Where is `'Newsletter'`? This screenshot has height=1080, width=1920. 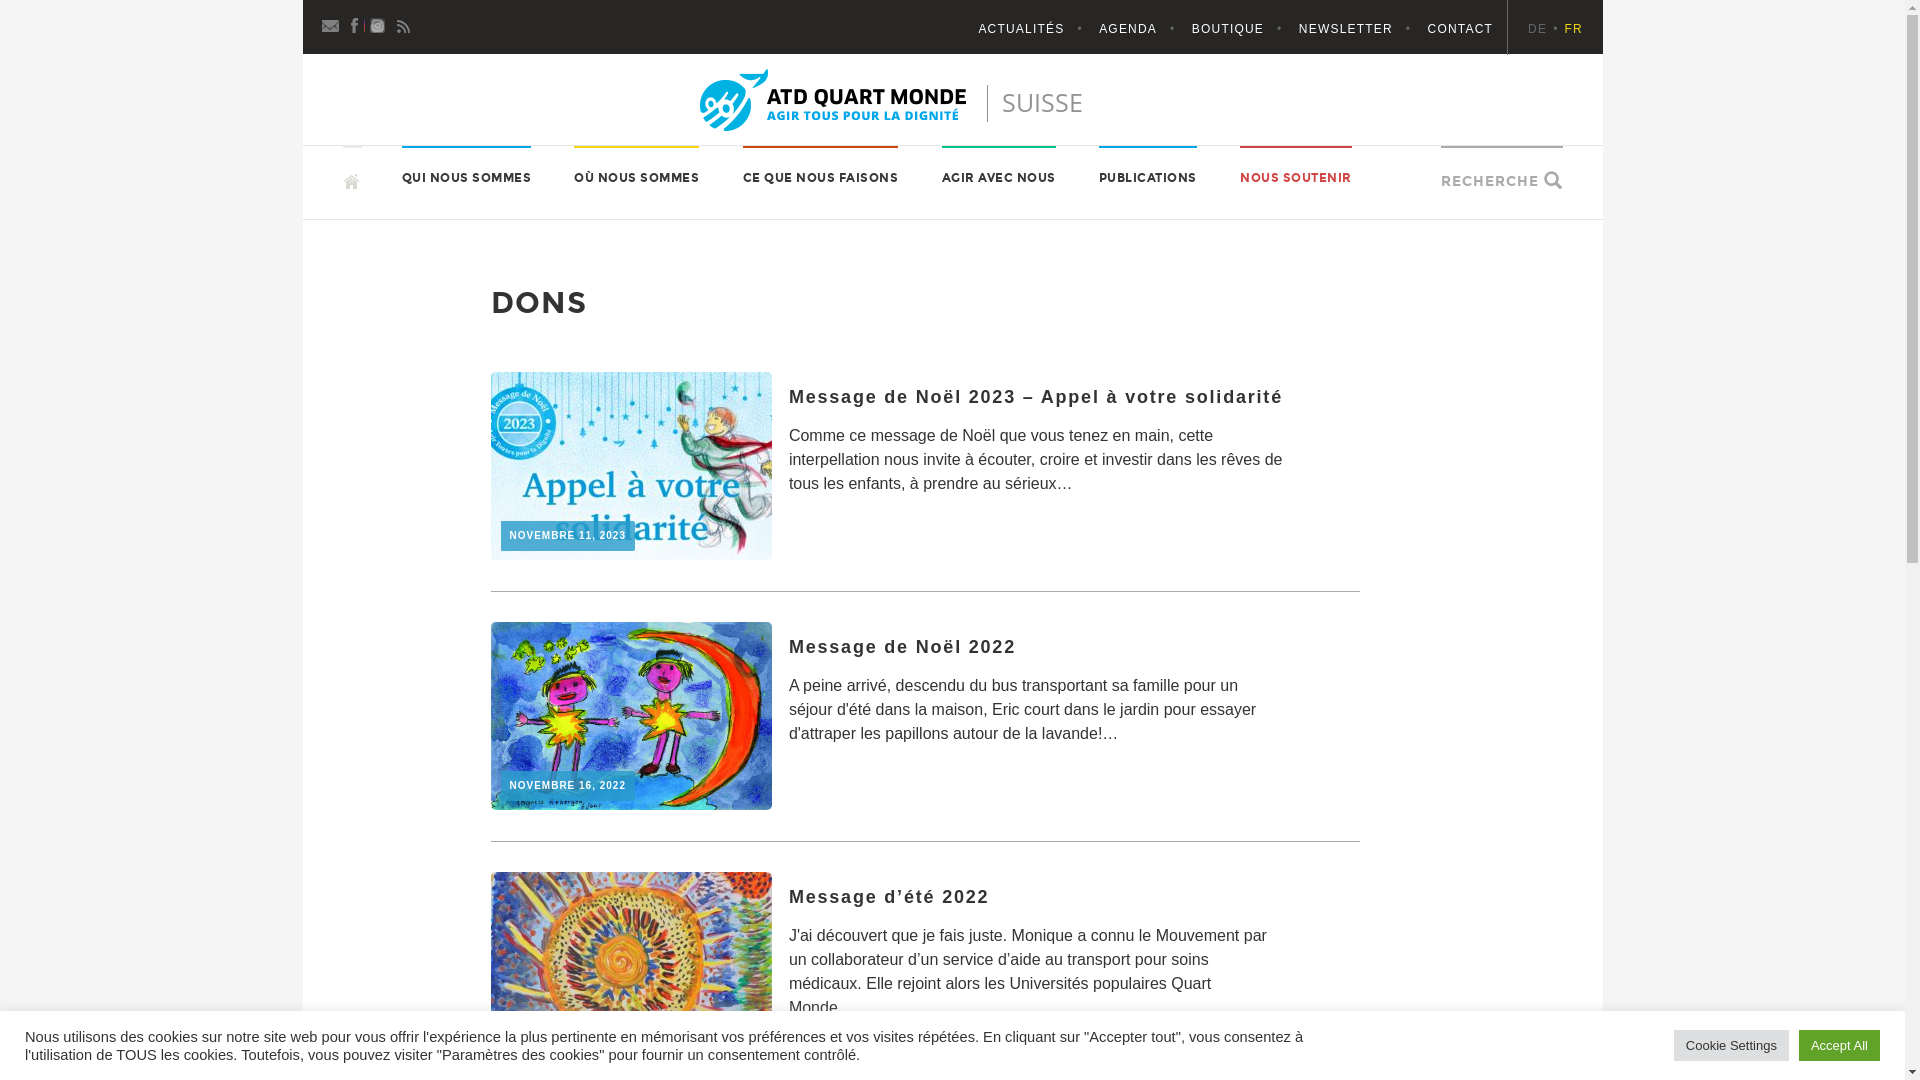 'Newsletter' is located at coordinates (331, 23).